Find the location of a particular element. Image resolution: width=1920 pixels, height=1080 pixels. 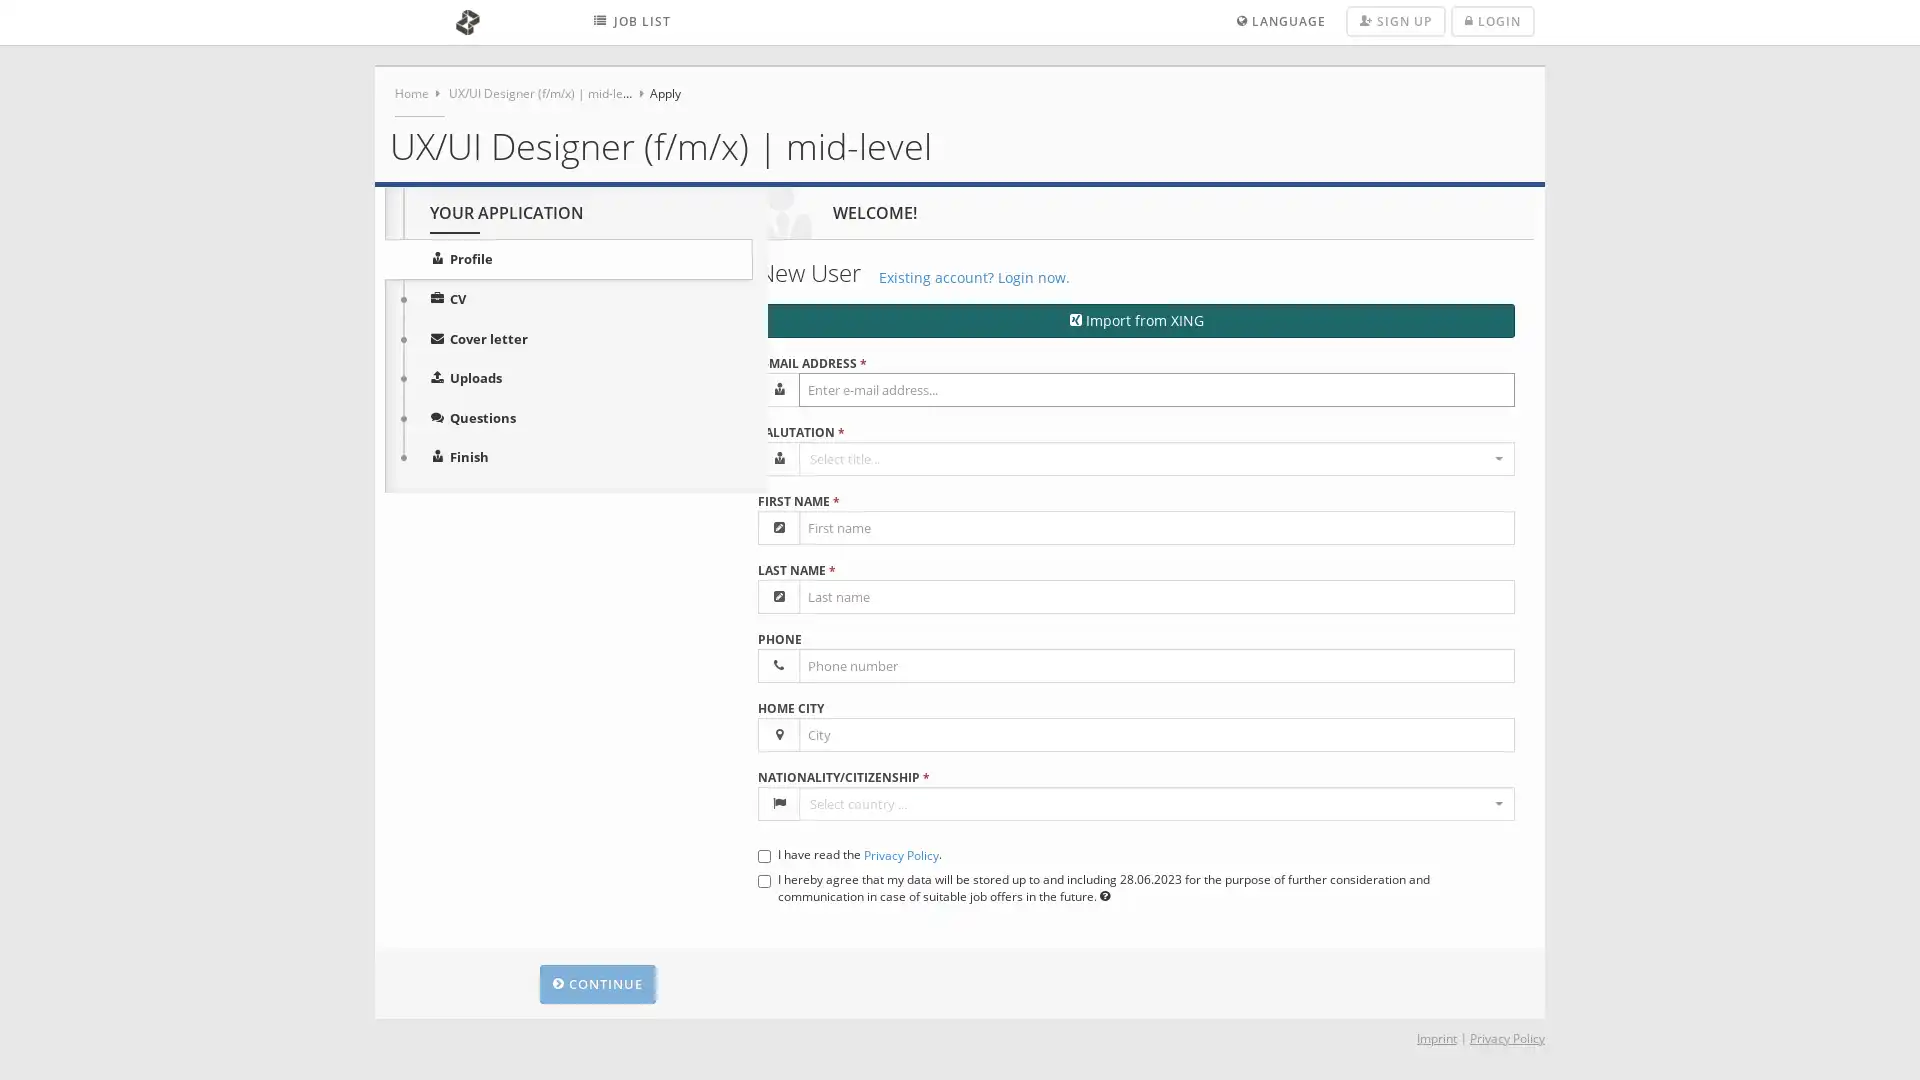

SIGN UP is located at coordinates (1395, 21).